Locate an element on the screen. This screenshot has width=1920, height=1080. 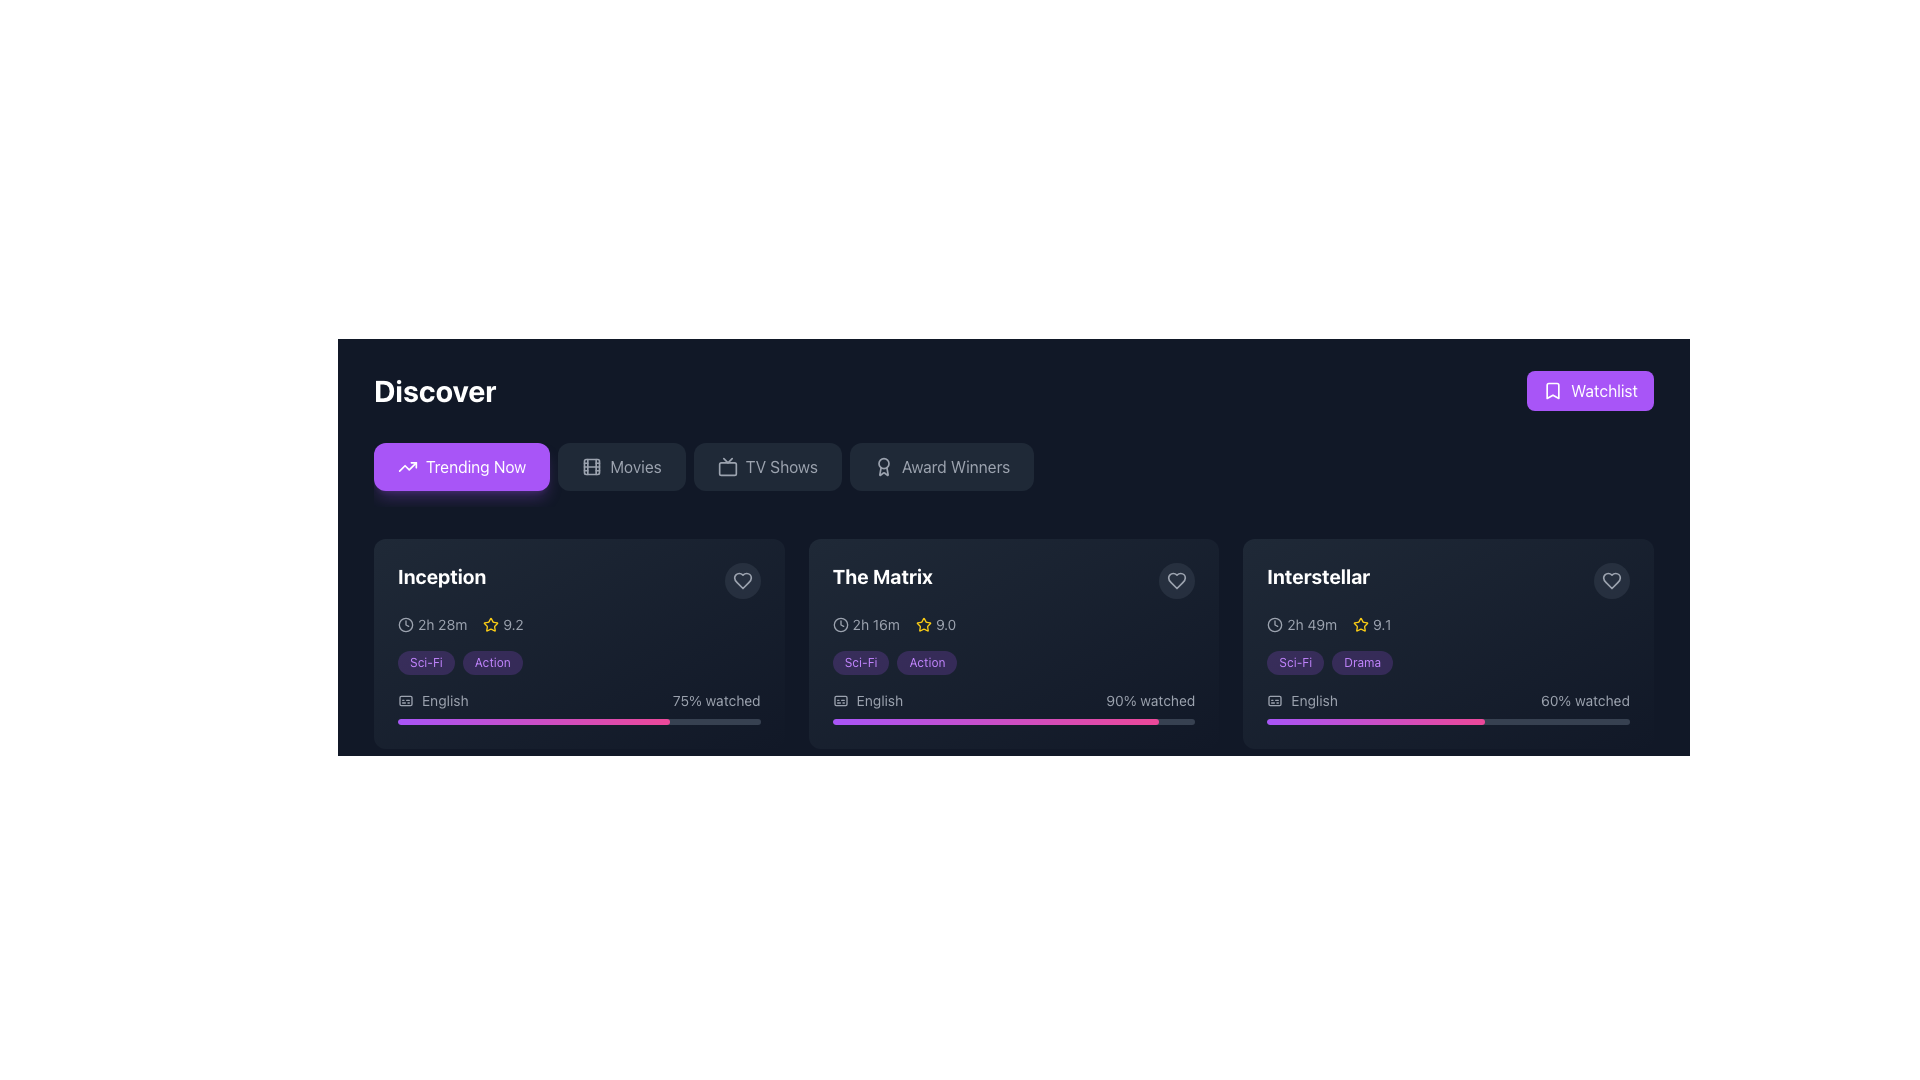
the third button in the row labeled for navigating to the TV Shows section to update the displayed content is located at coordinates (766, 466).